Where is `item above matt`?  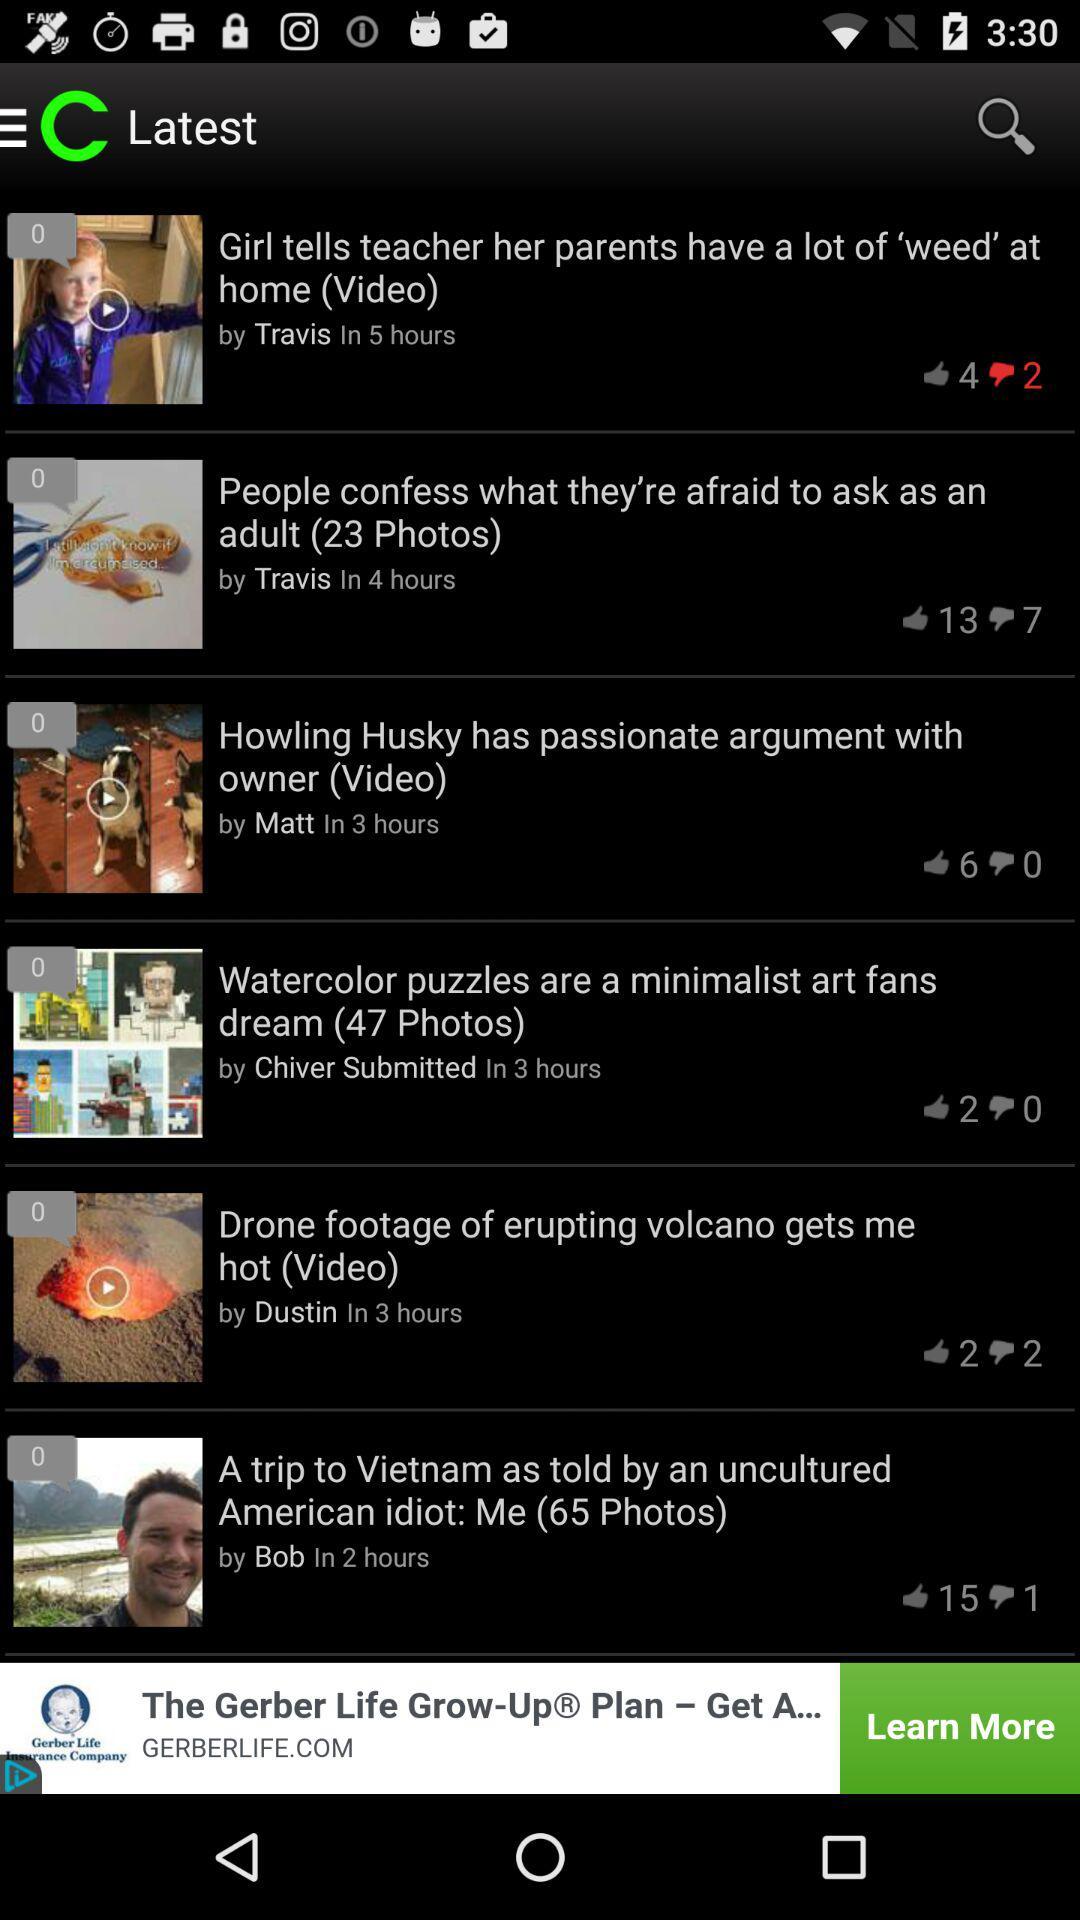 item above matt is located at coordinates (630, 754).